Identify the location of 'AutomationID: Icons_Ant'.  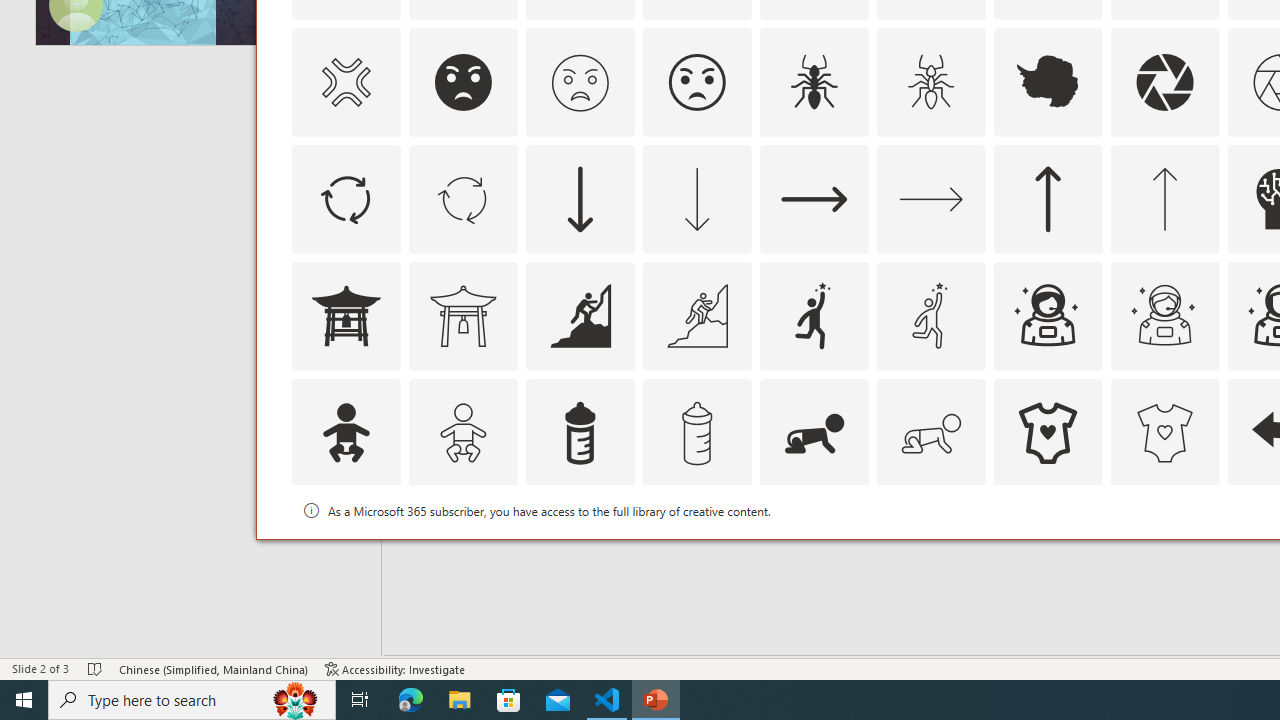
(814, 81).